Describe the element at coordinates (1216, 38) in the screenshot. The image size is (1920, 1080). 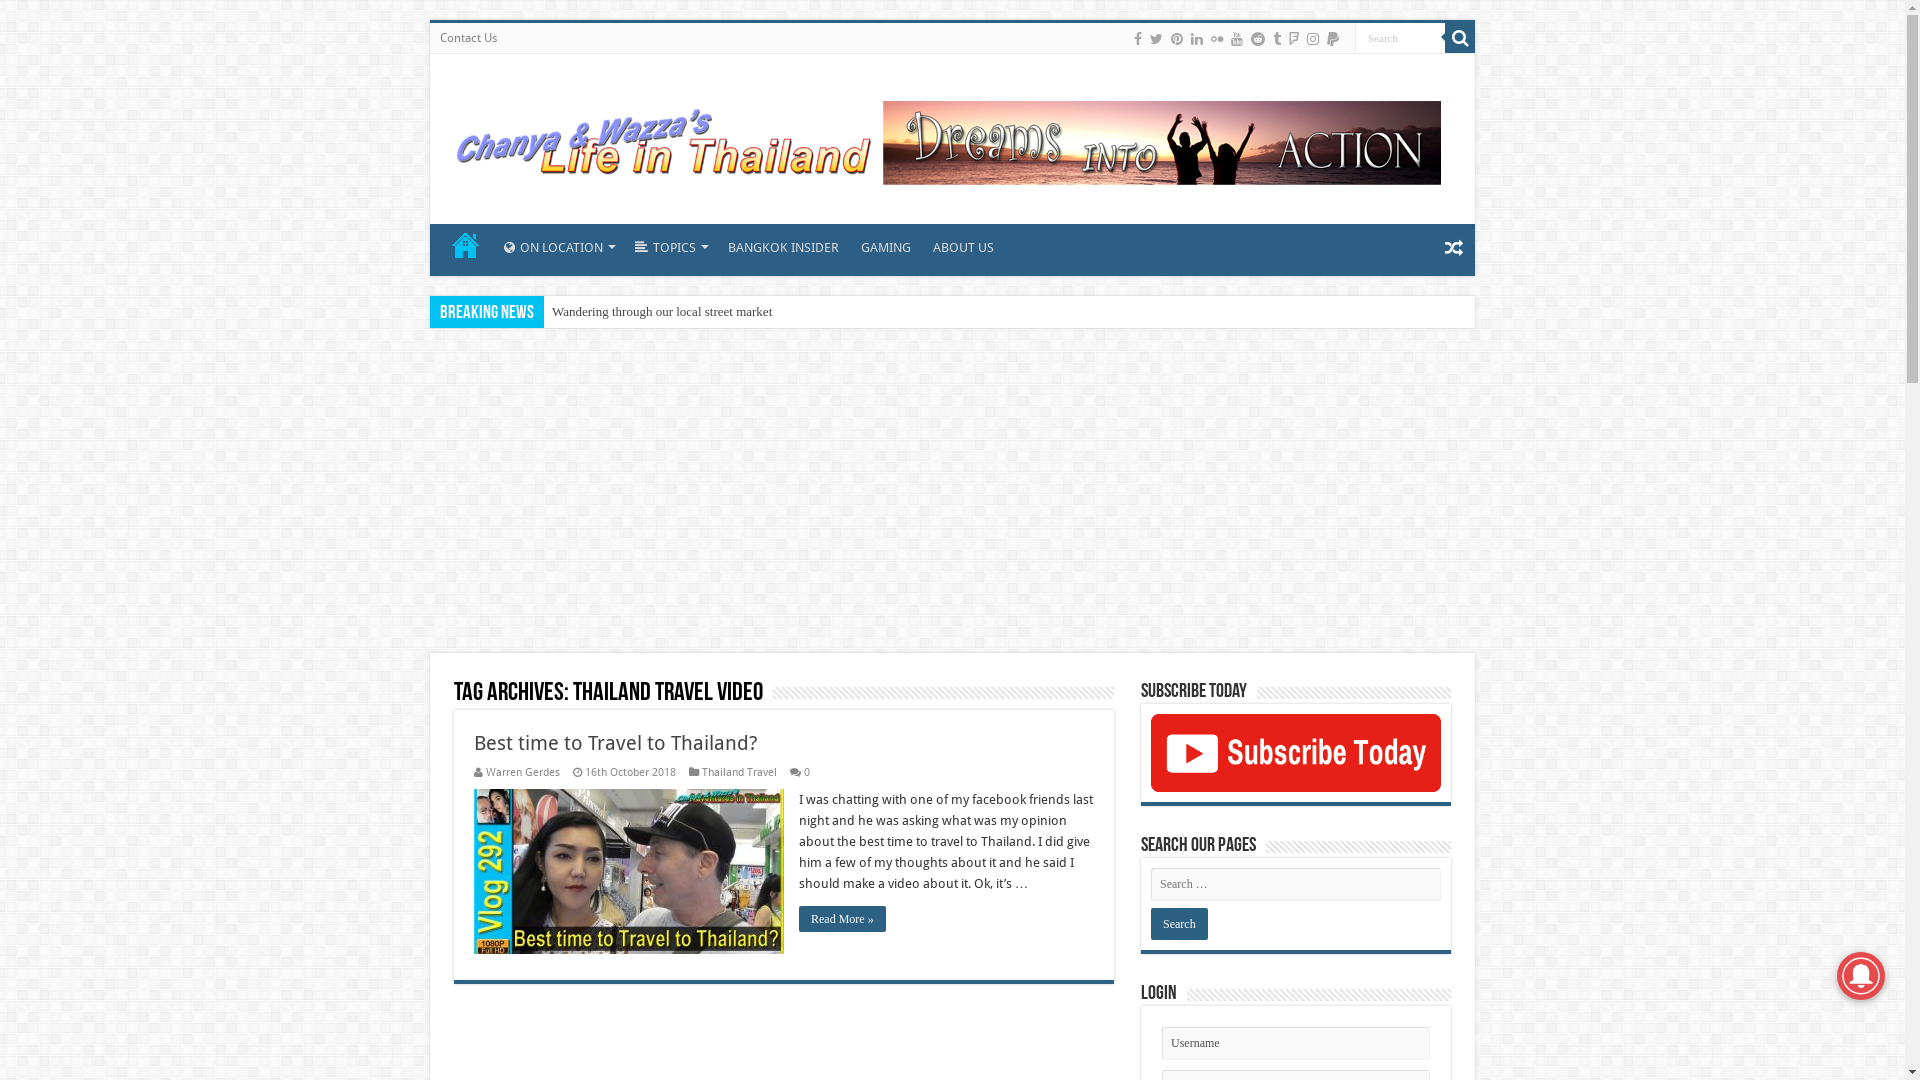
I see `'Flickr'` at that location.